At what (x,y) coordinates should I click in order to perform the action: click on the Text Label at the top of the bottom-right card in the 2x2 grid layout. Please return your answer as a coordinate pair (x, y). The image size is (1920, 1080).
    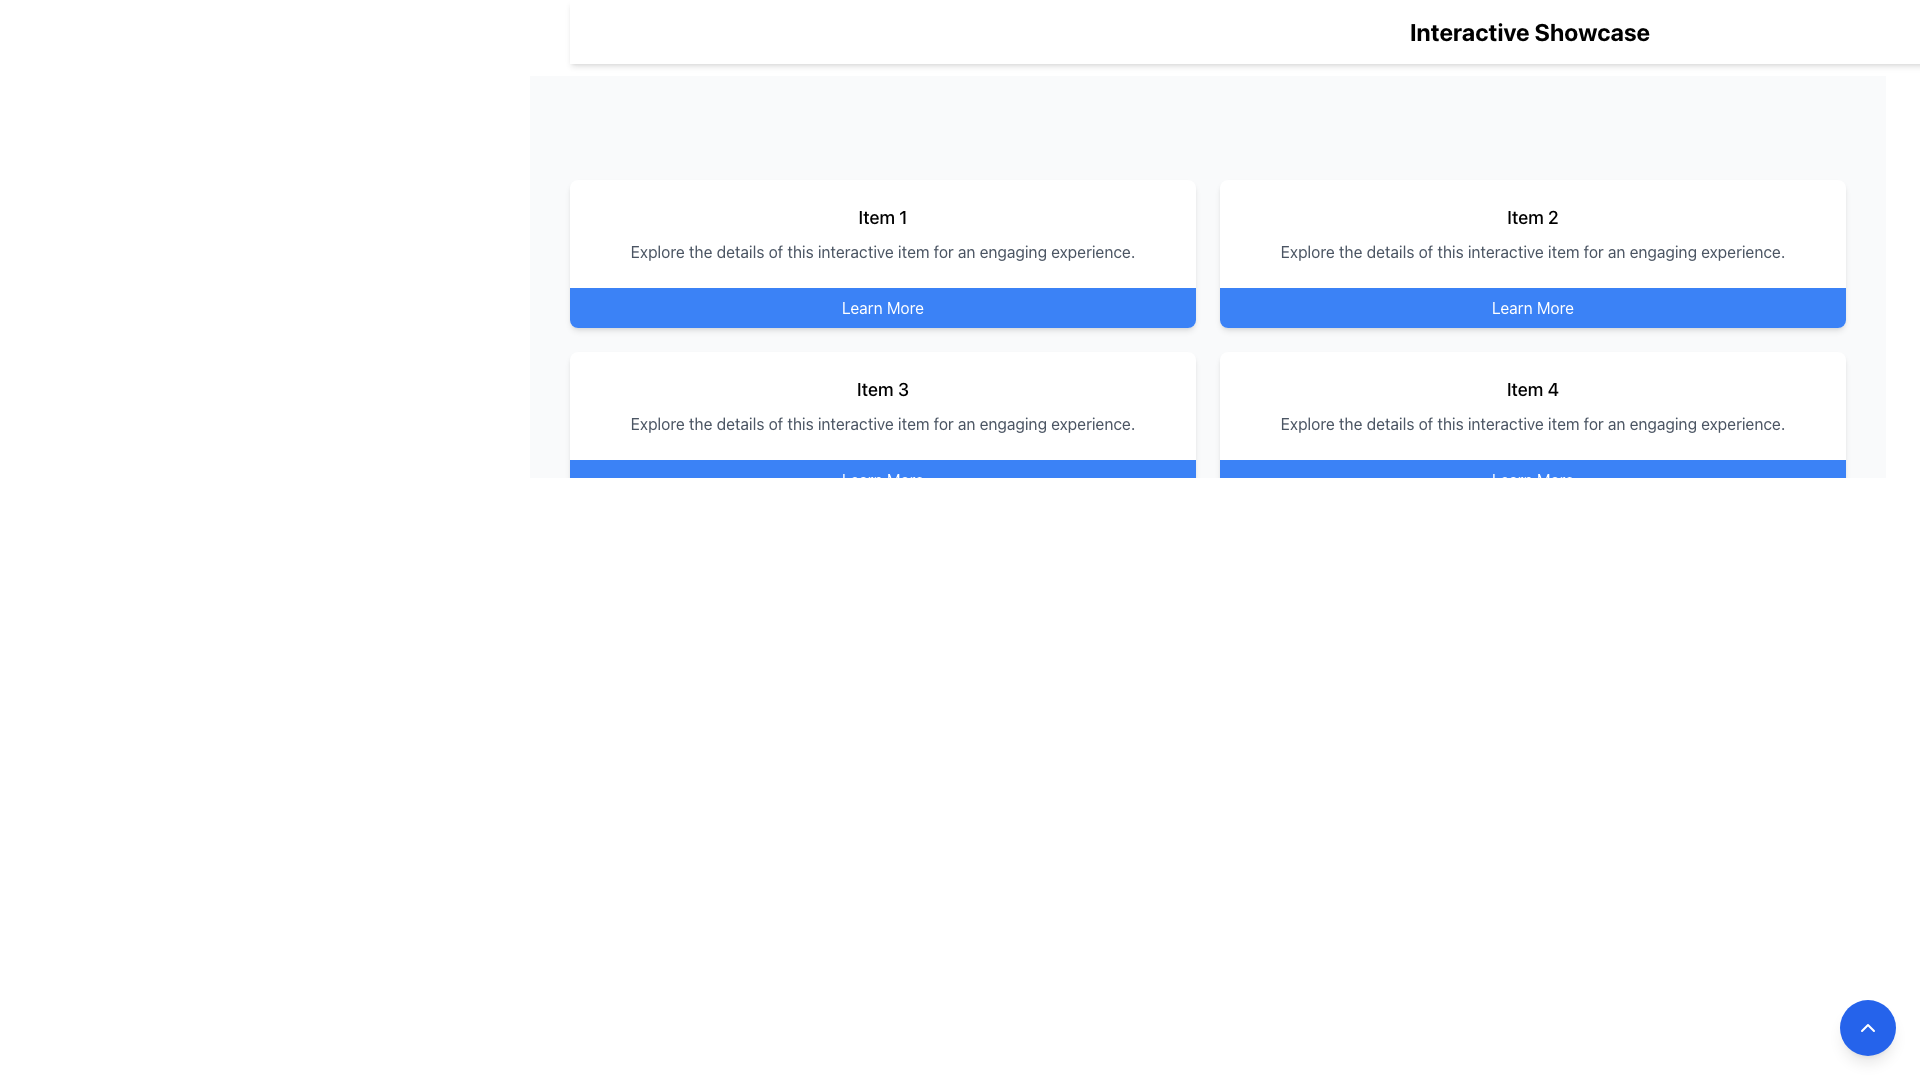
    Looking at the image, I should click on (1531, 389).